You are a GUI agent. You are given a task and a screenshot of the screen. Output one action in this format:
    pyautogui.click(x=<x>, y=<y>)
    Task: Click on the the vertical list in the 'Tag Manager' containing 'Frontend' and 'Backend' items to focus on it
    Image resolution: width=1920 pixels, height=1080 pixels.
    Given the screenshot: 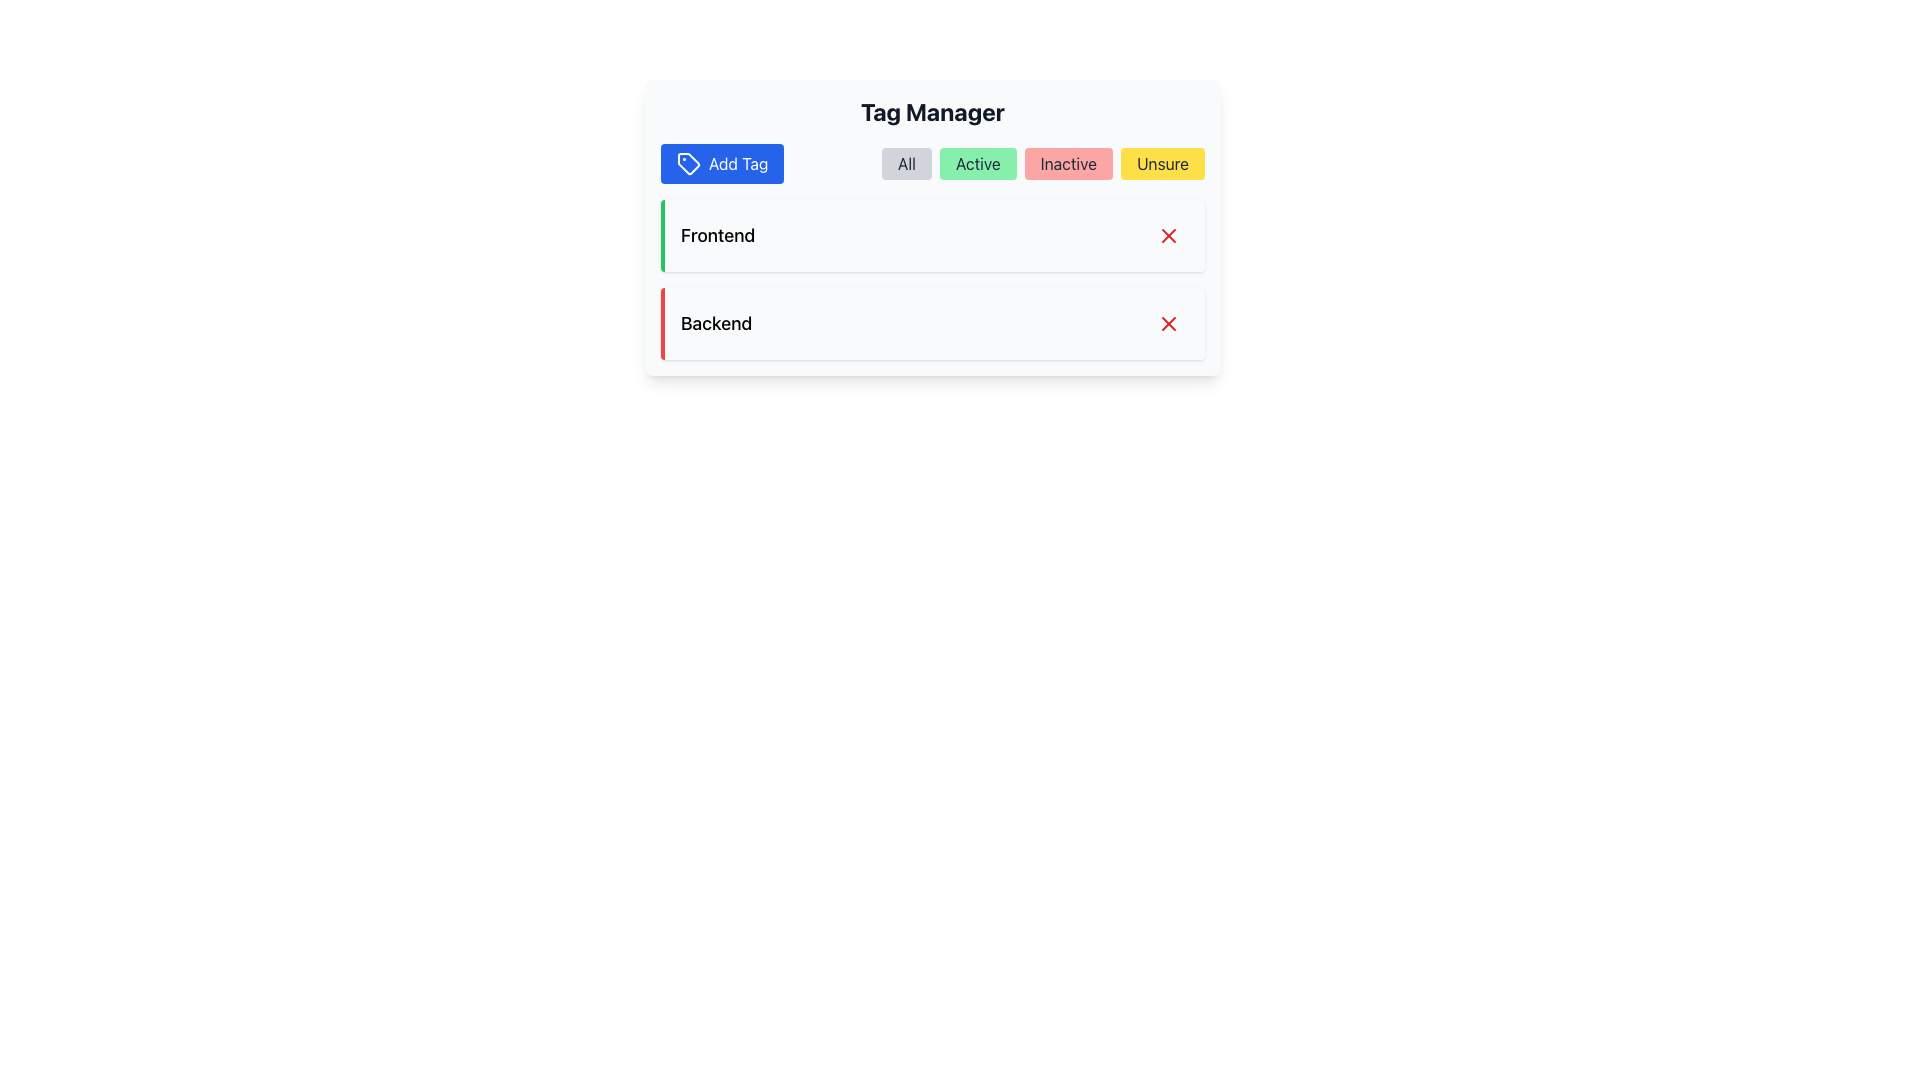 What is the action you would take?
    pyautogui.click(x=931, y=280)
    